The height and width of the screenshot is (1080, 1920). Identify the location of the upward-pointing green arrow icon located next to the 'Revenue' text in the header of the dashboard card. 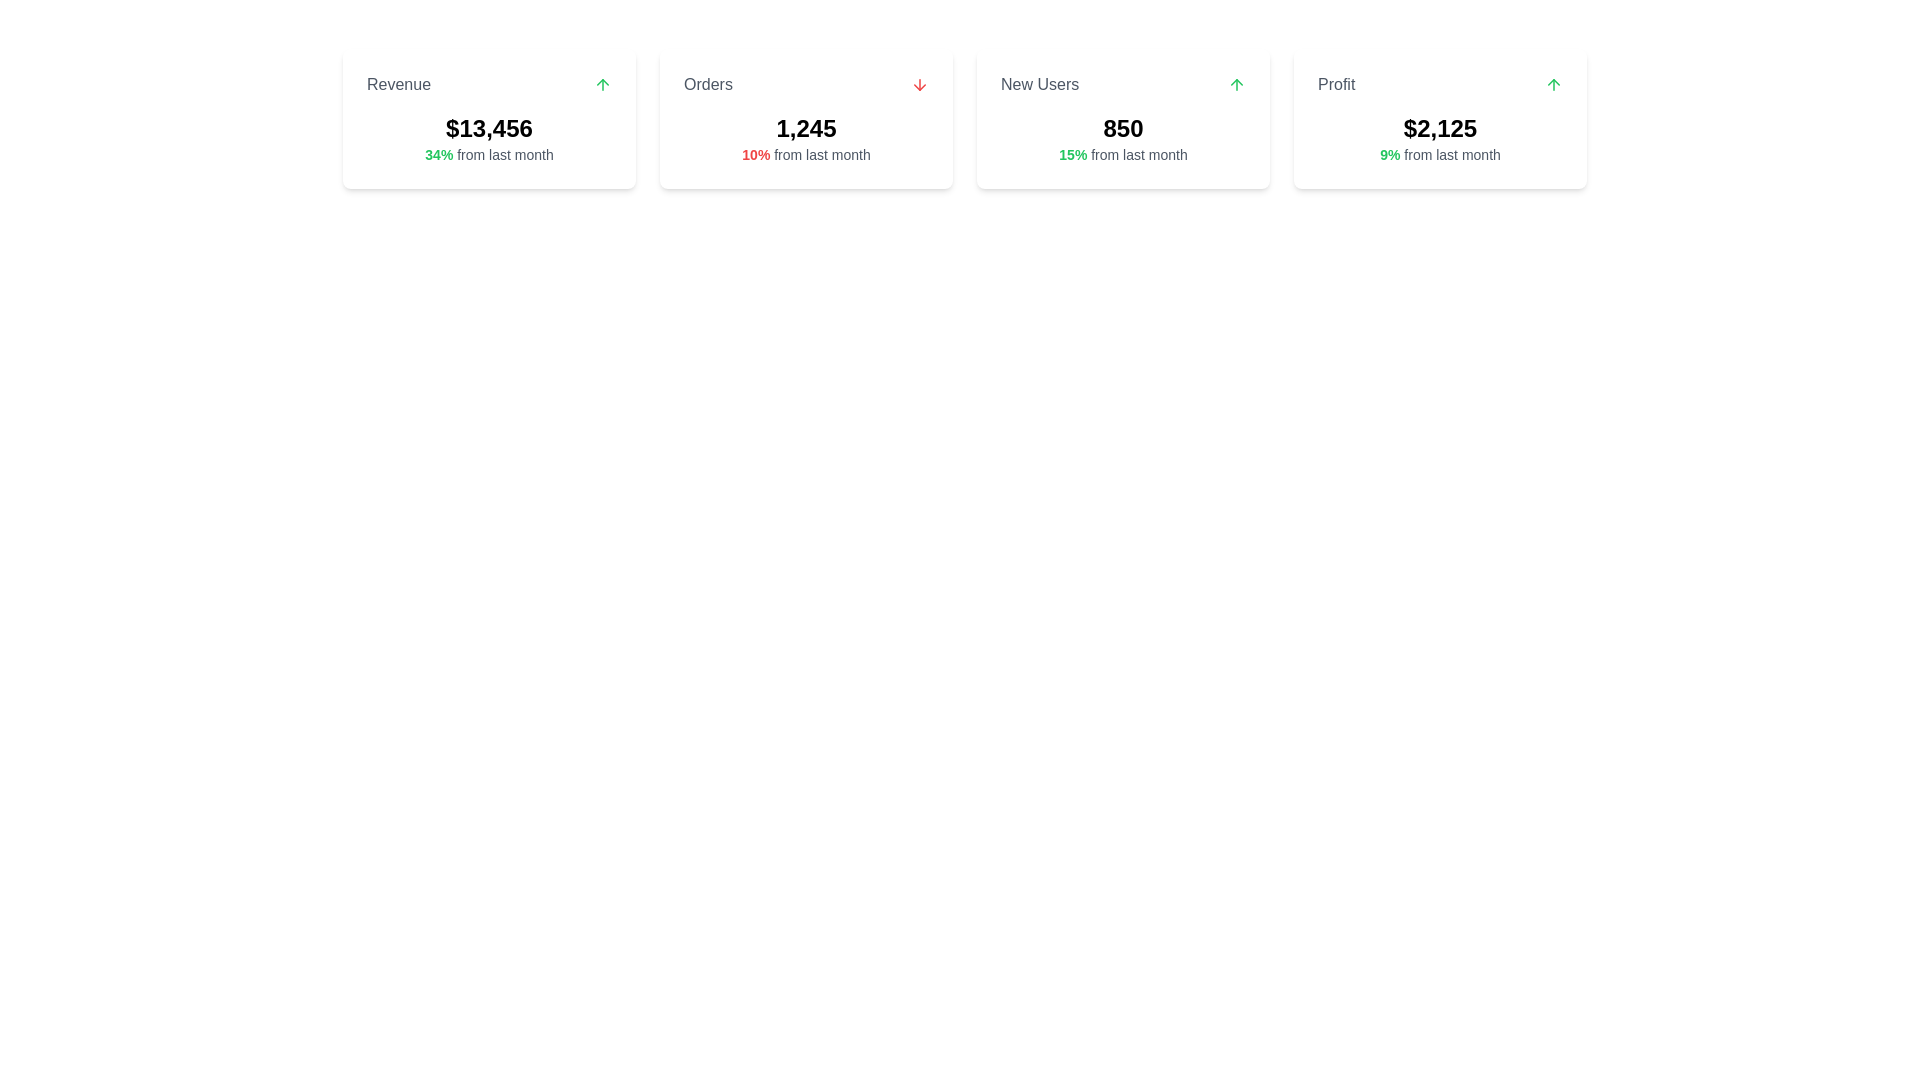
(602, 83).